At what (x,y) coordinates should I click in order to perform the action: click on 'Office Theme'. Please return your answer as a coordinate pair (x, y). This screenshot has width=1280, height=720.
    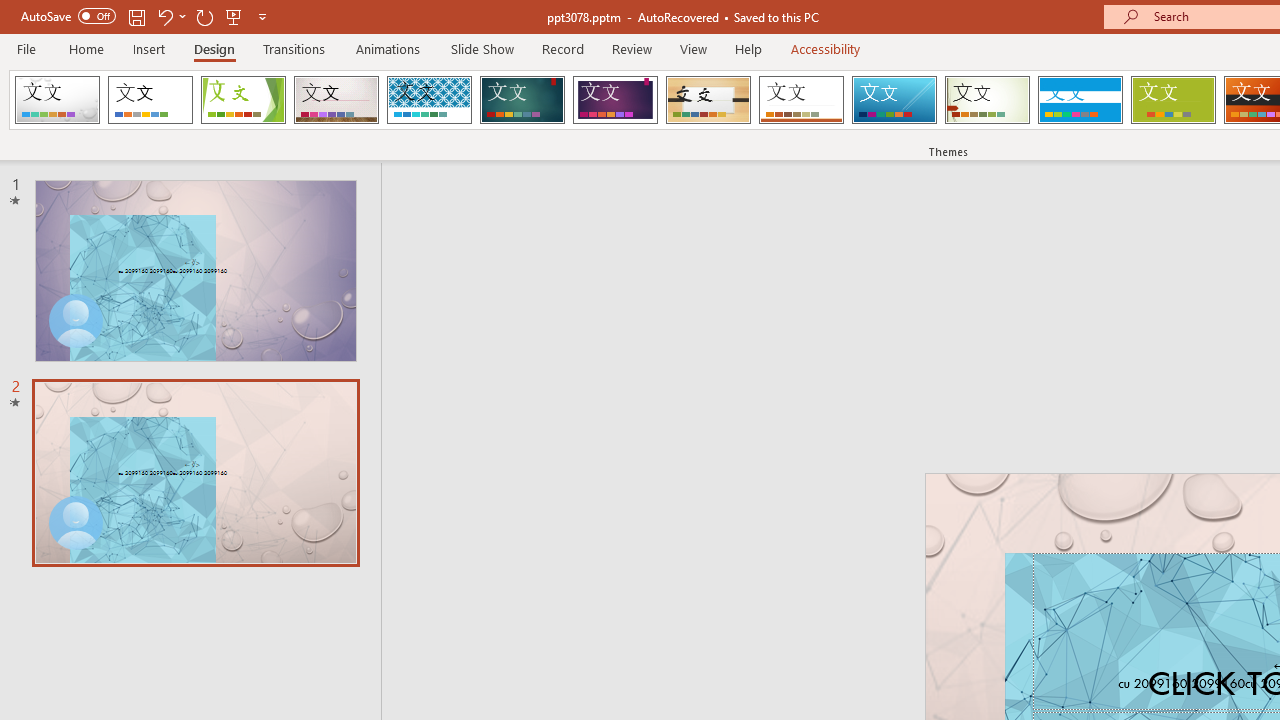
    Looking at the image, I should click on (149, 100).